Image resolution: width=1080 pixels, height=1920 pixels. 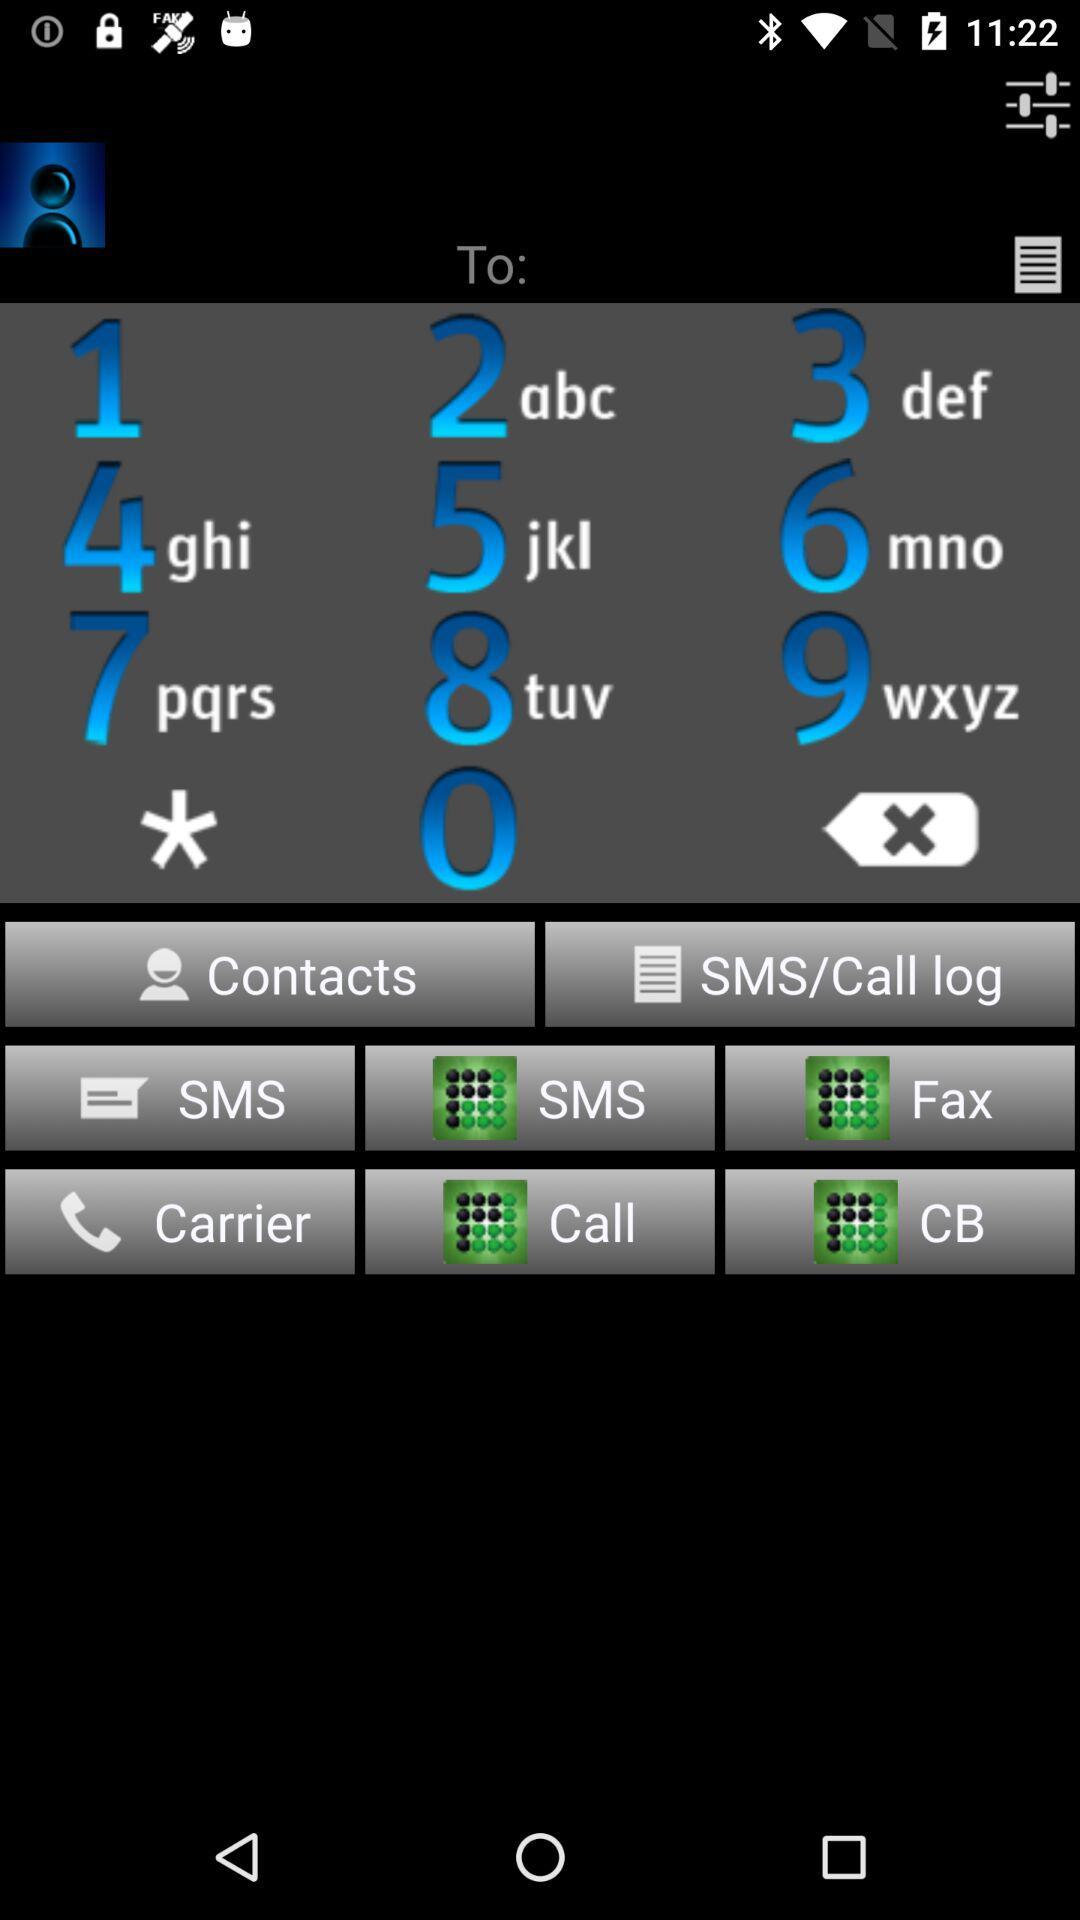 I want to click on it is clickable, so click(x=540, y=378).